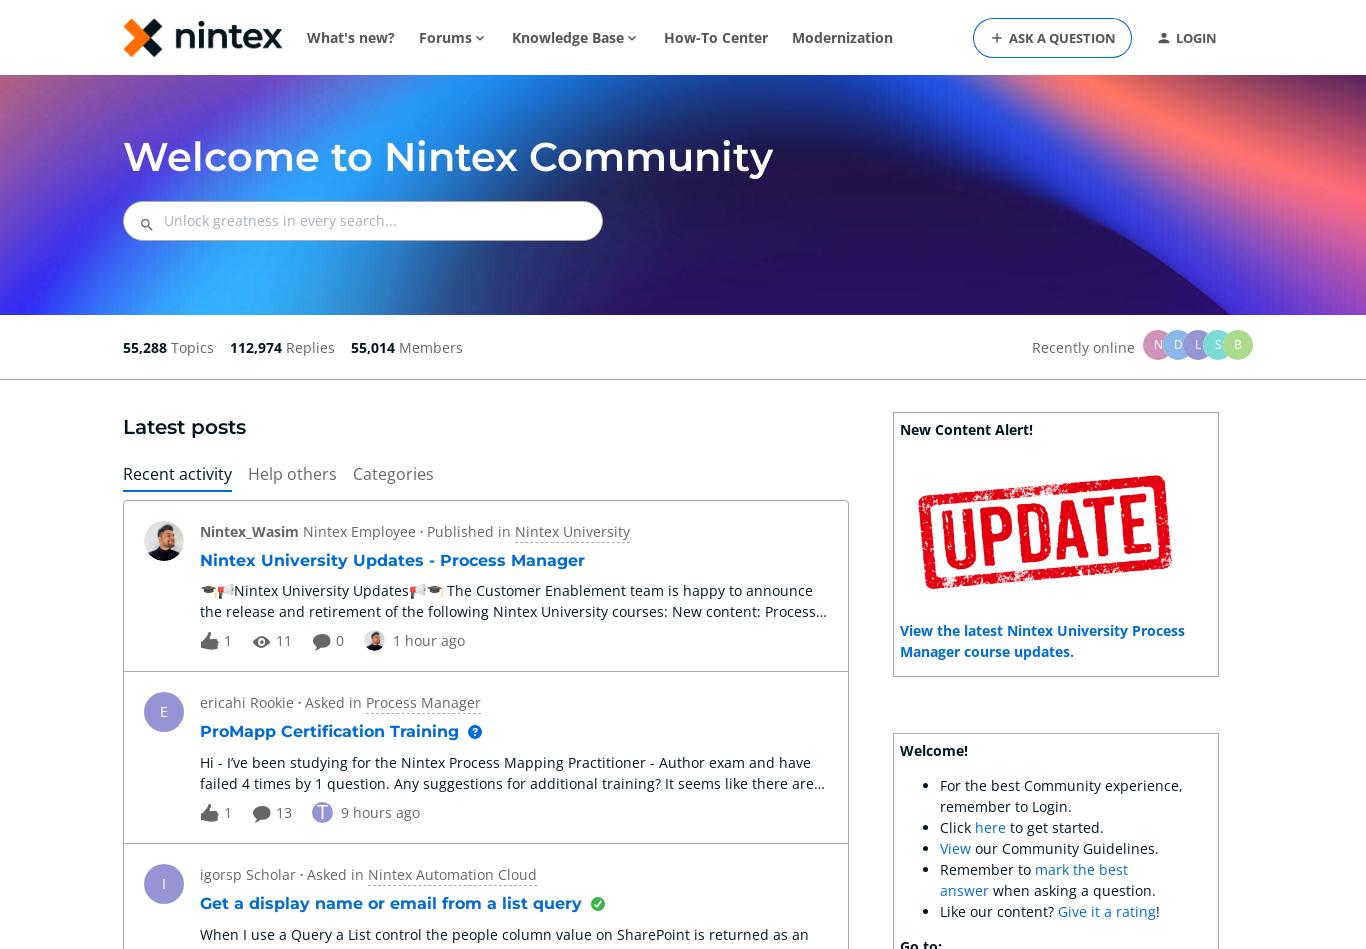 The height and width of the screenshot is (949, 1366). What do you see at coordinates (358, 530) in the screenshot?
I see `'Nintex Employee'` at bounding box center [358, 530].